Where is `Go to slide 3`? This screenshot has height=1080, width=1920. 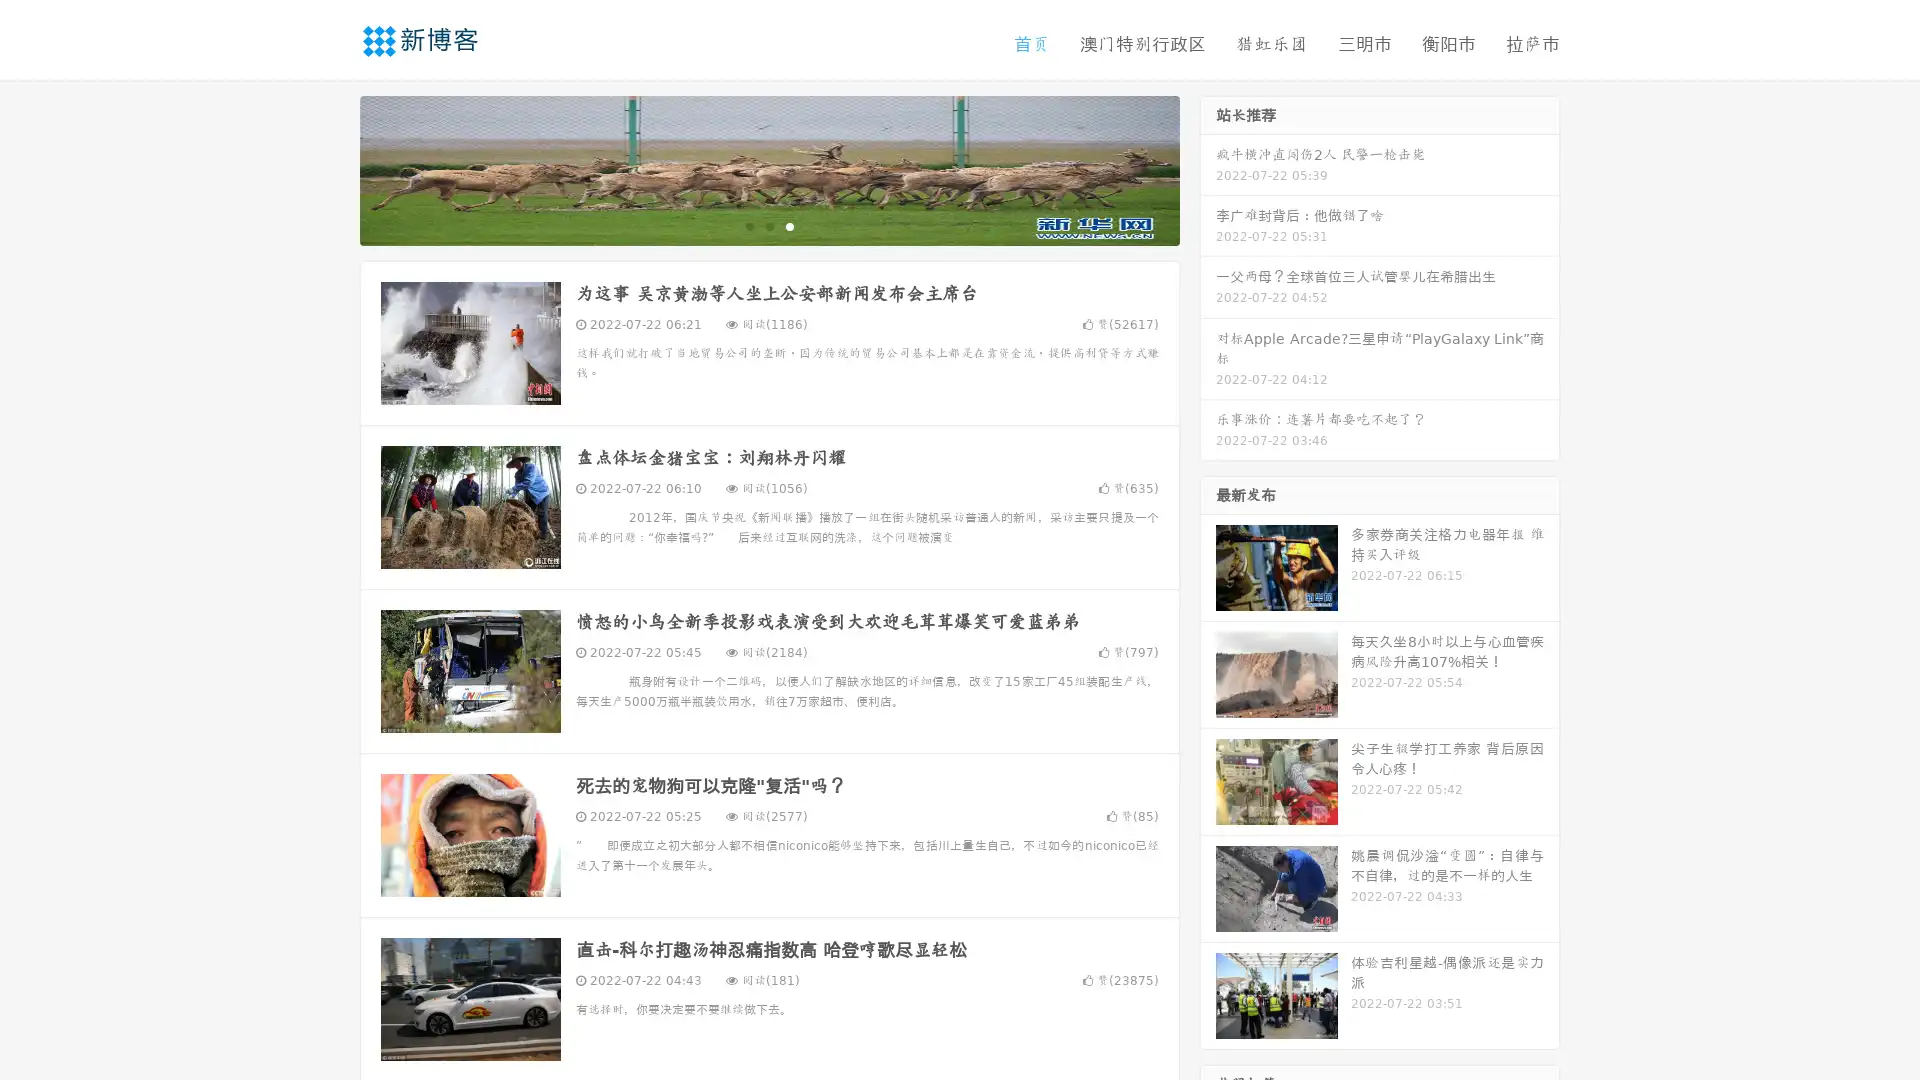 Go to slide 3 is located at coordinates (789, 225).